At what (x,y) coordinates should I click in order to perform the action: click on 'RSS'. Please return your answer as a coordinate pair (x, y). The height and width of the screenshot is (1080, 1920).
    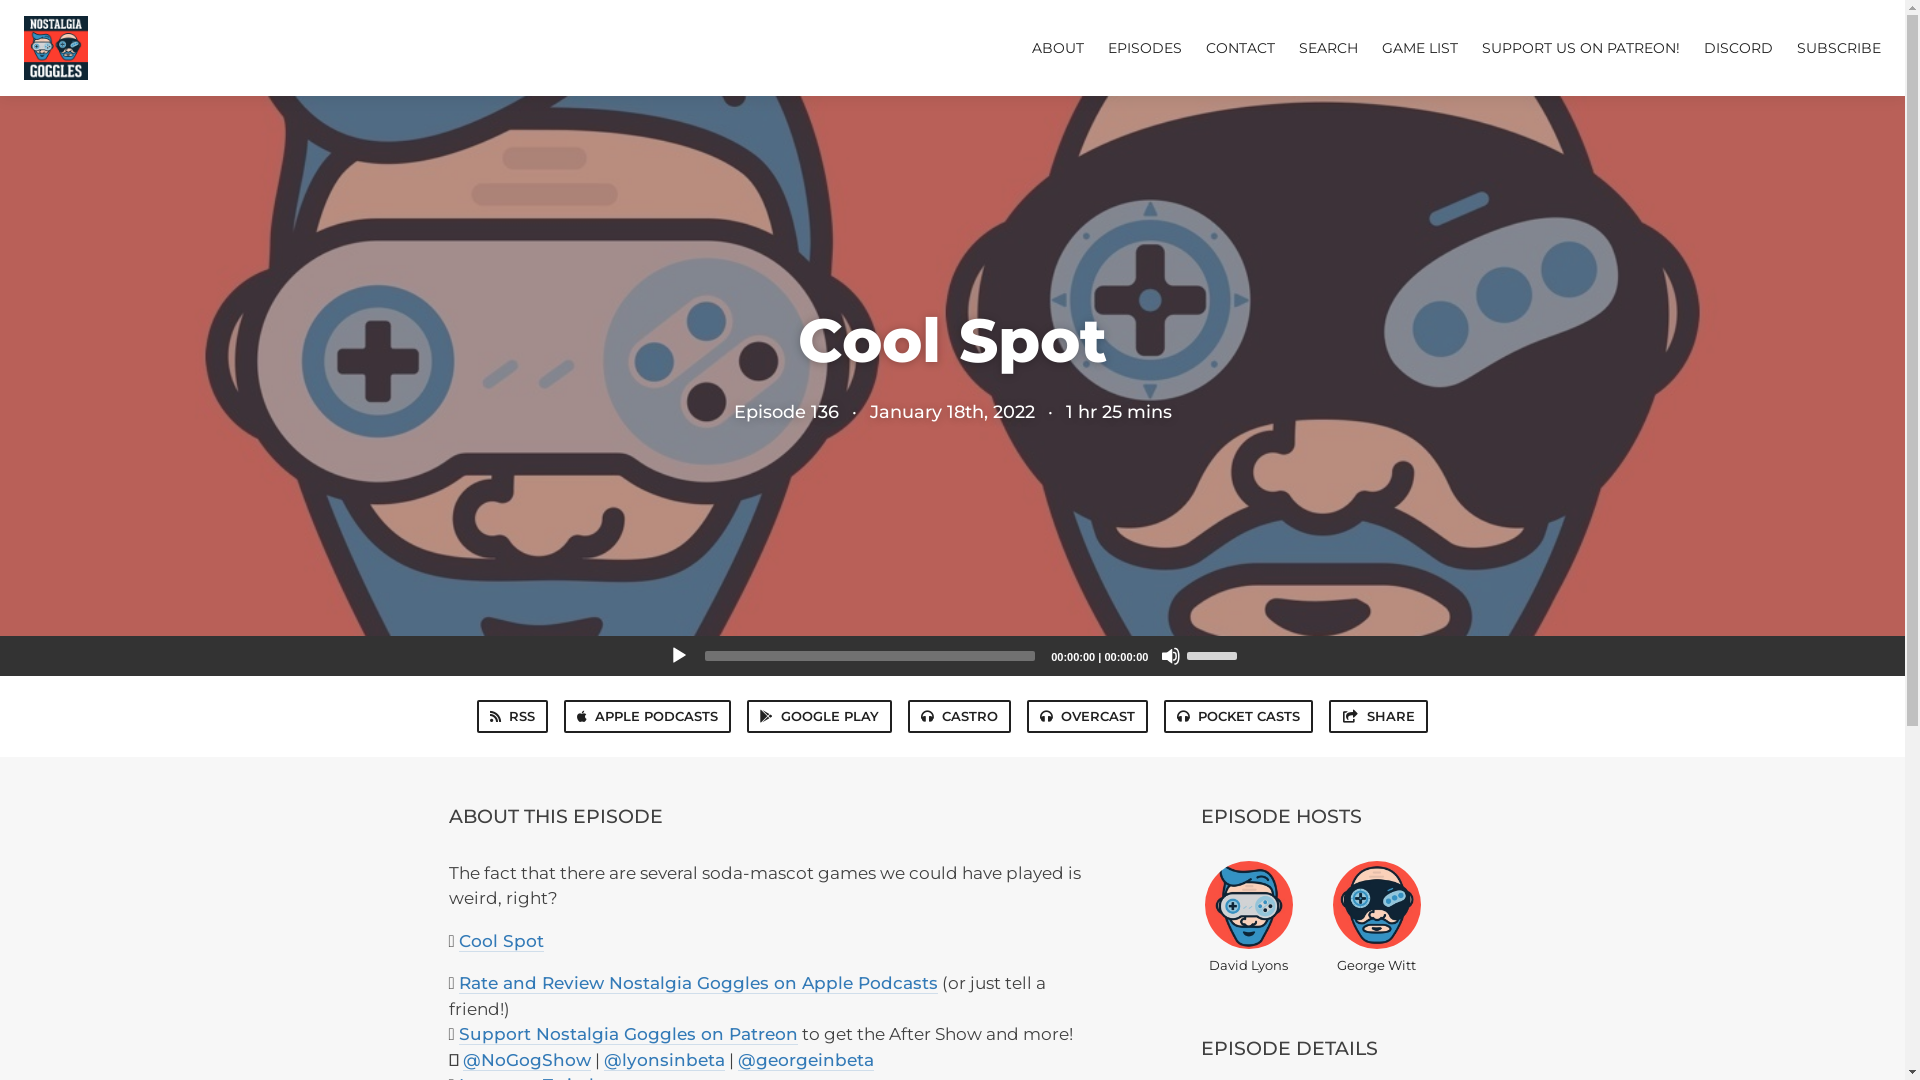
    Looking at the image, I should click on (512, 715).